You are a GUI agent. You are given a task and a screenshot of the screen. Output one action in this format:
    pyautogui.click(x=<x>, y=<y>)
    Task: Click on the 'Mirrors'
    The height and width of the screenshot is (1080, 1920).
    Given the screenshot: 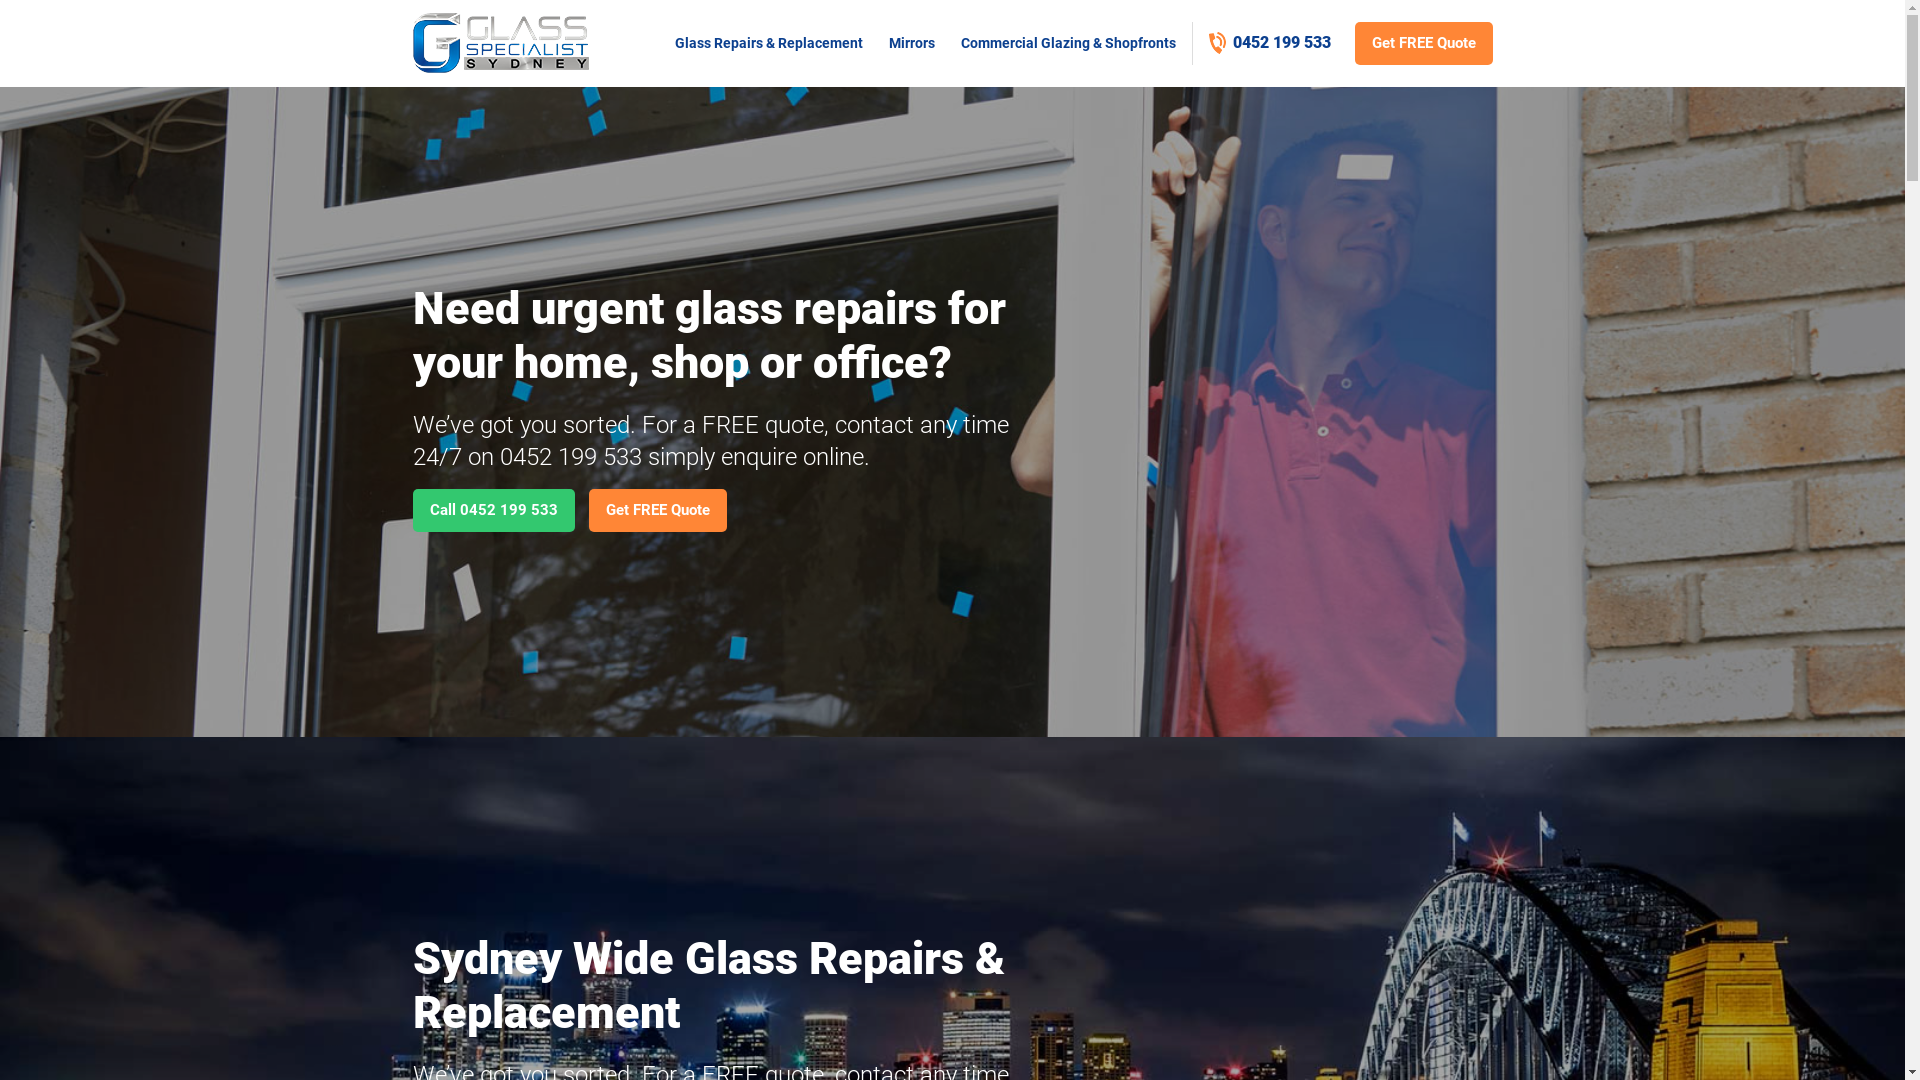 What is the action you would take?
    pyautogui.click(x=878, y=43)
    